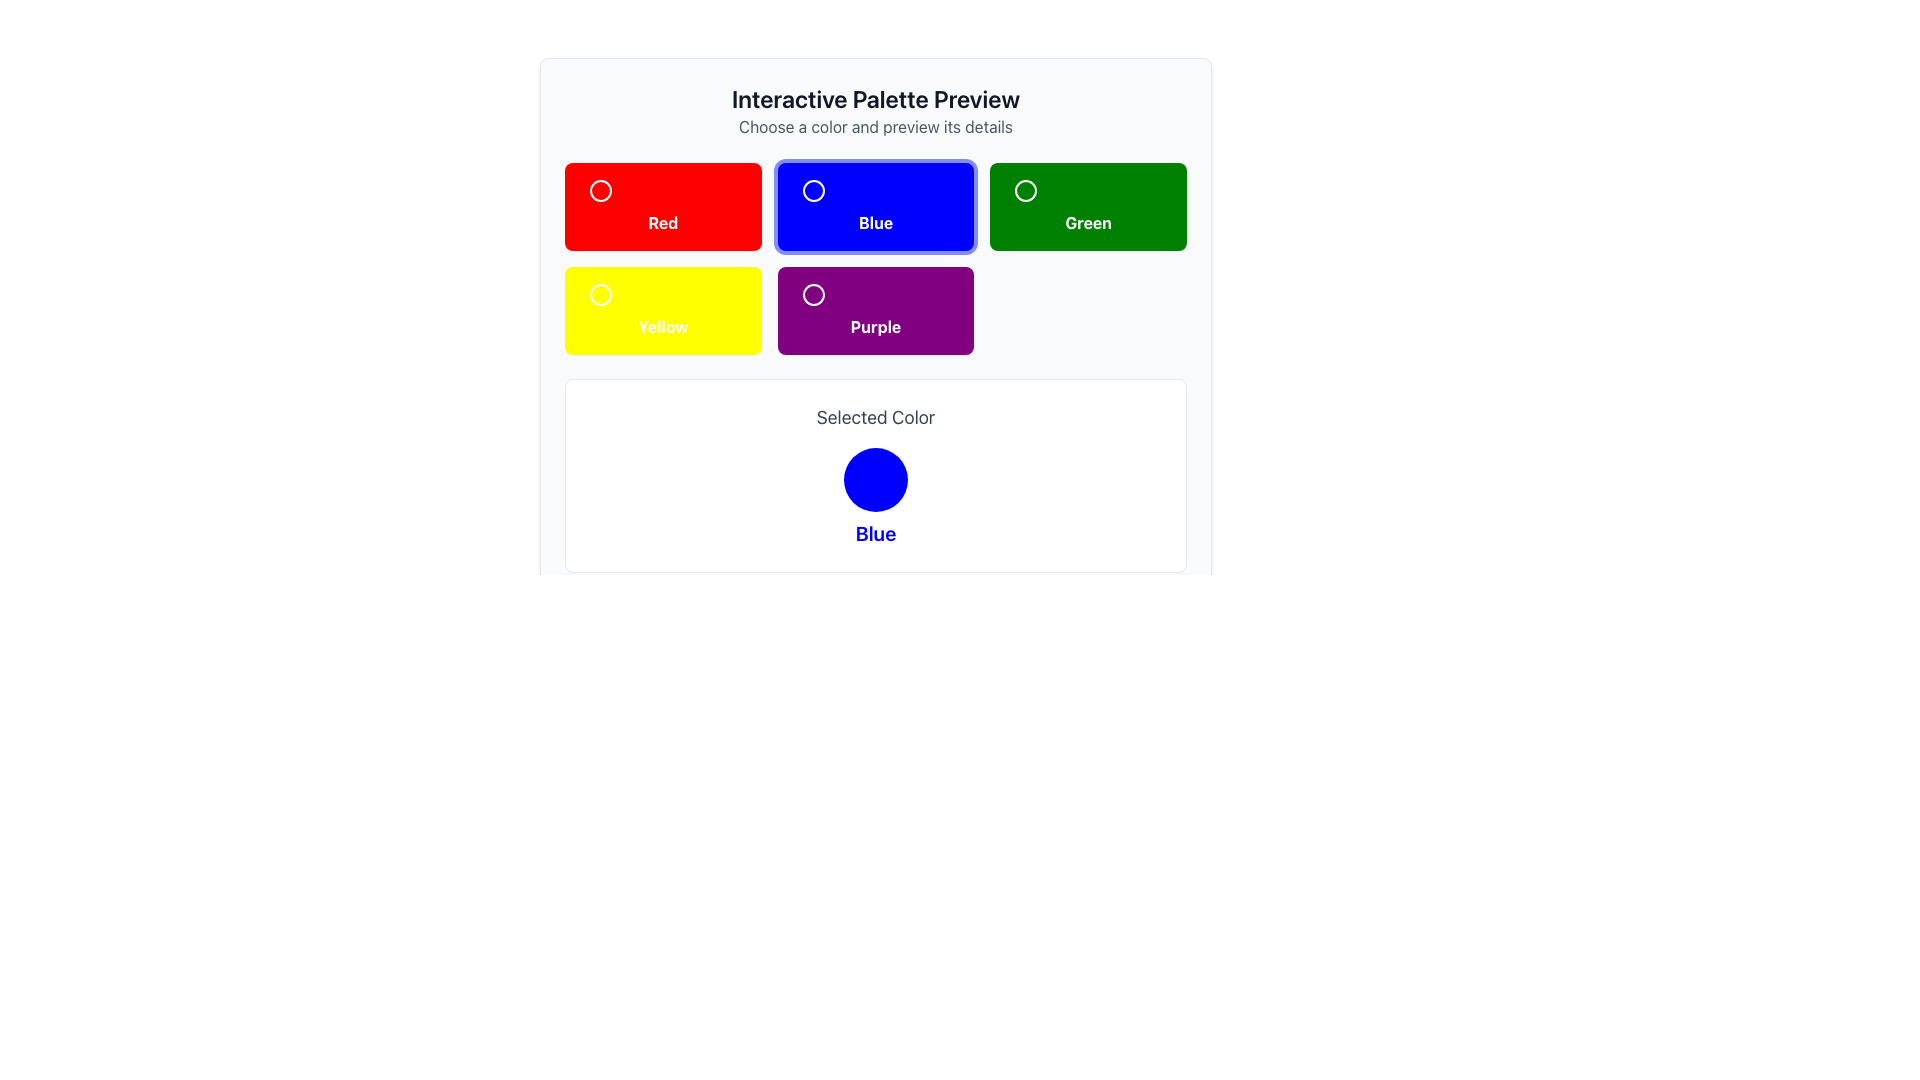  Describe the element at coordinates (662, 207) in the screenshot. I see `the bright red button labeled 'RED' with a circular icon on its top-left corner` at that location.